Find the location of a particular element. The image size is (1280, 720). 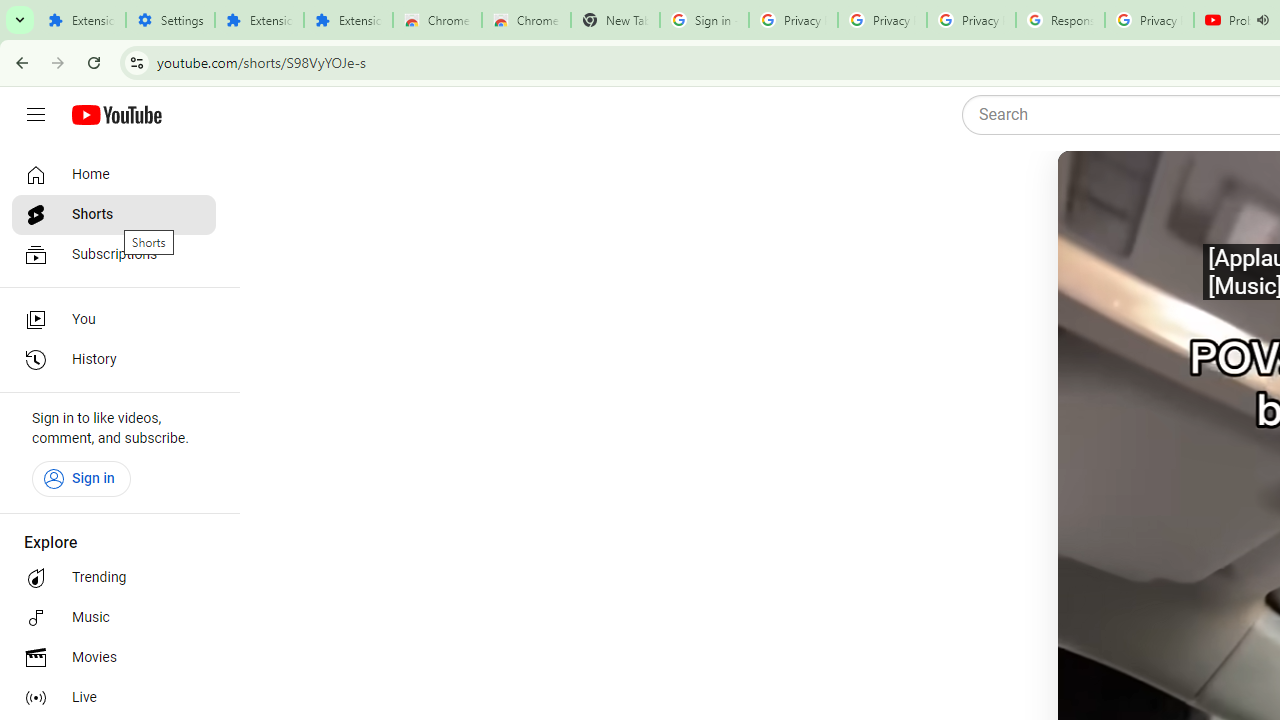

'History' is located at coordinates (112, 360).